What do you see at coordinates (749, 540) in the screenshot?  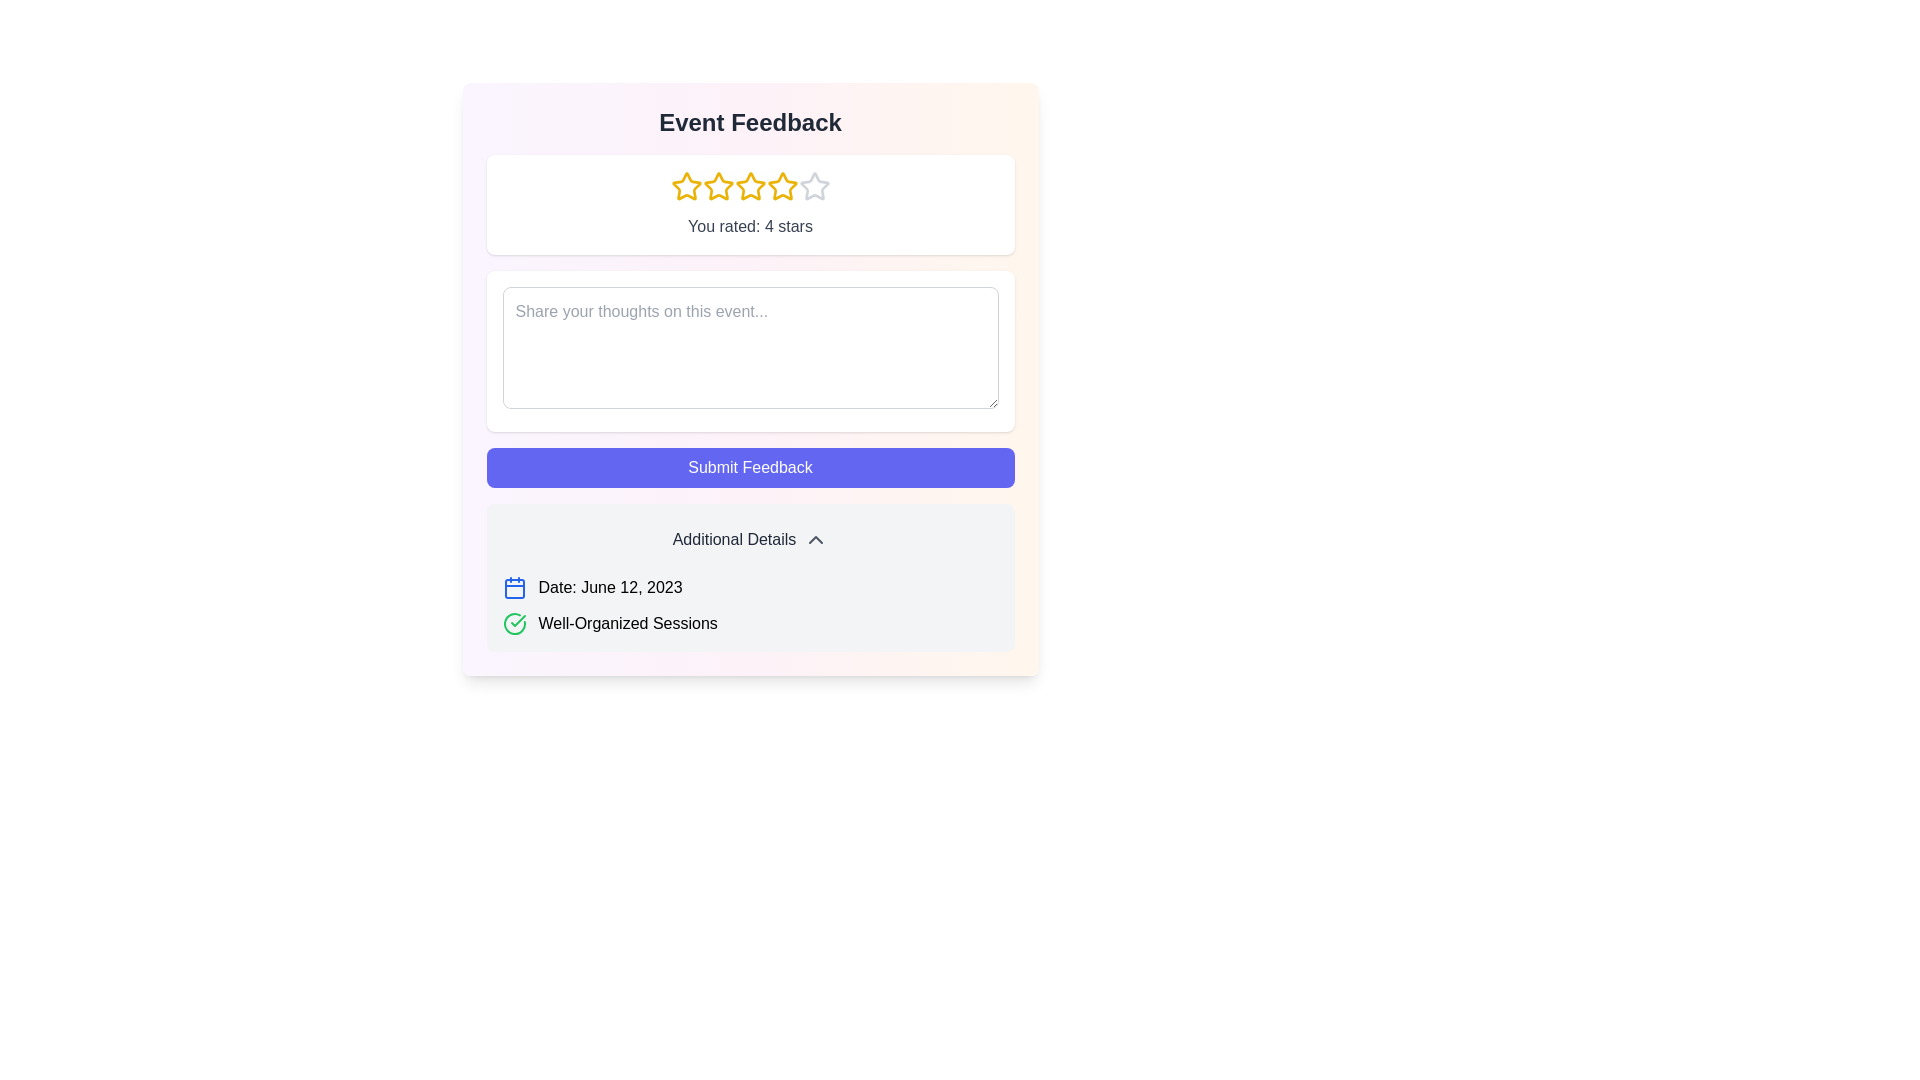 I see `the collapsible section header button located at the bottom of the 'Event Feedback' panel, just above the details labeled 'Date: June 12, 2023'` at bounding box center [749, 540].